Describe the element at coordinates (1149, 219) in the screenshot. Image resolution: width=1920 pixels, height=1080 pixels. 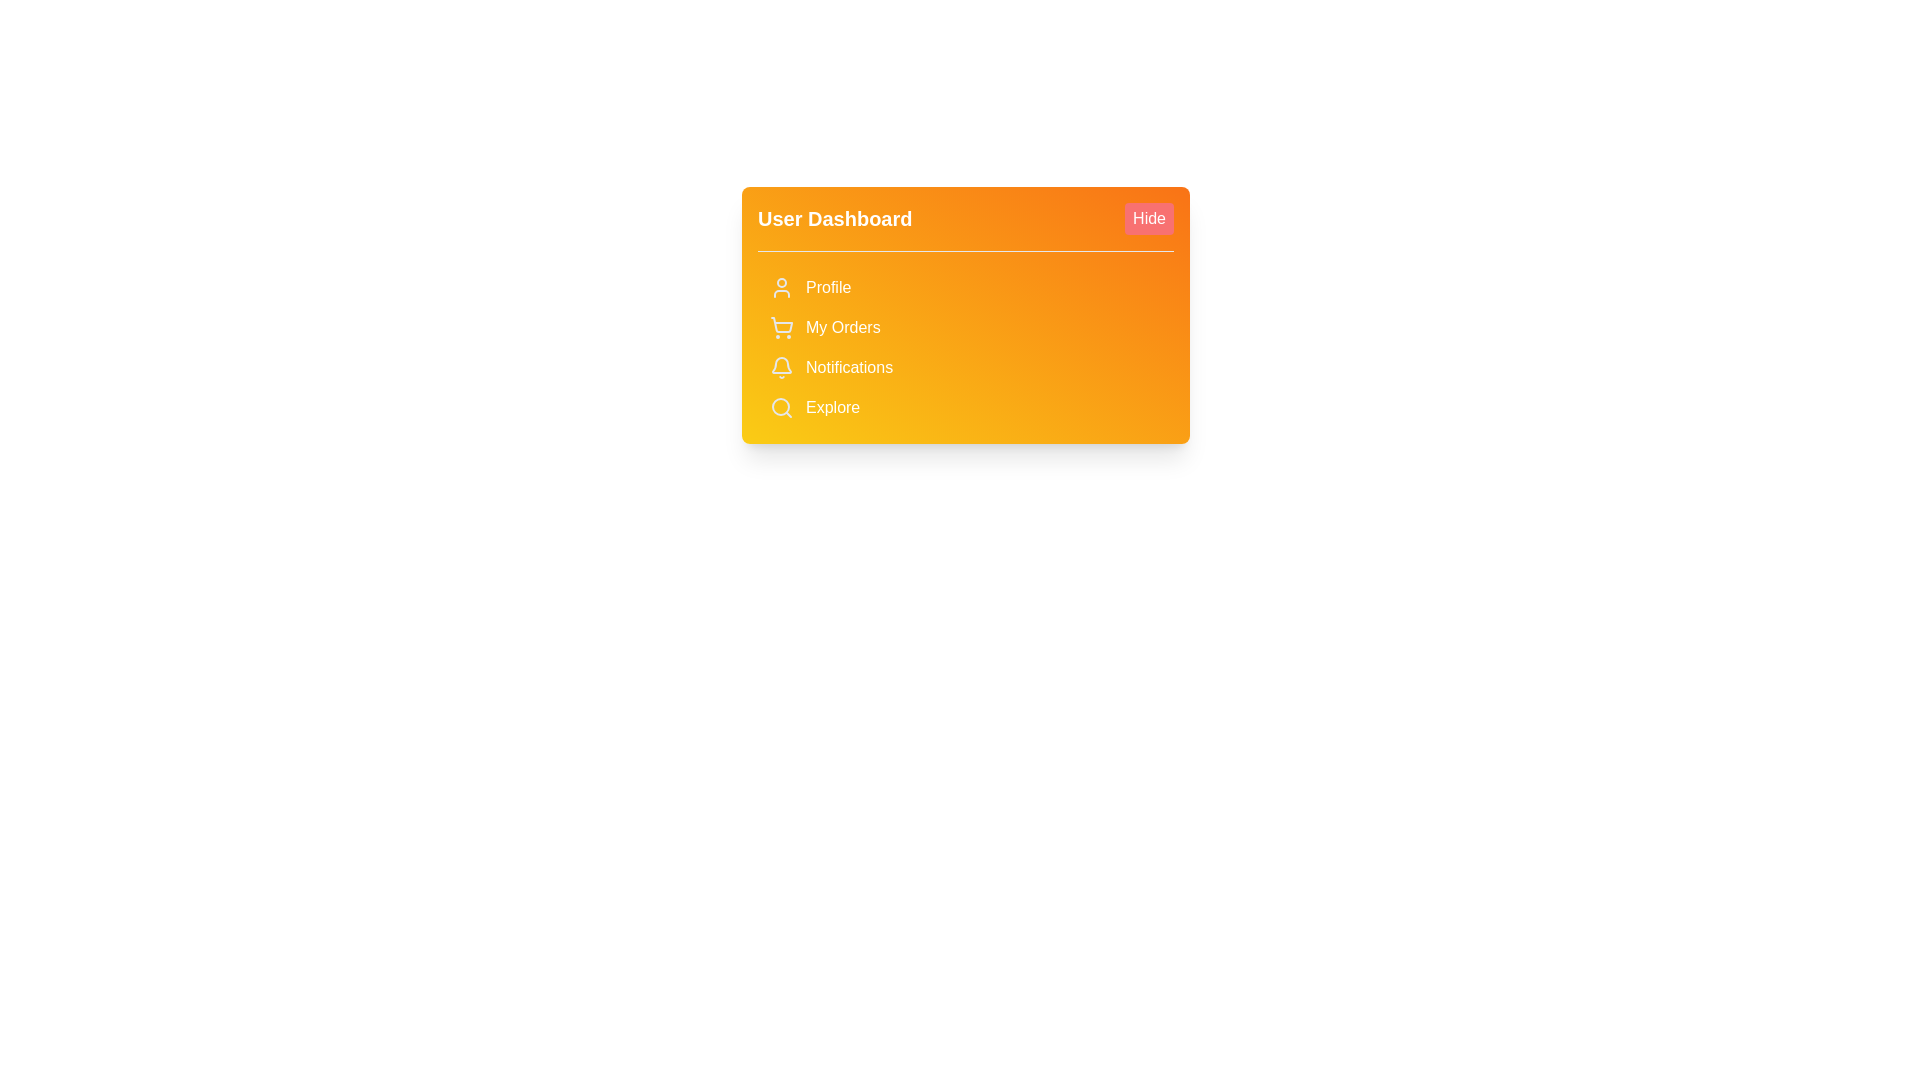
I see `'Hide' button to toggle the menu visibility` at that location.